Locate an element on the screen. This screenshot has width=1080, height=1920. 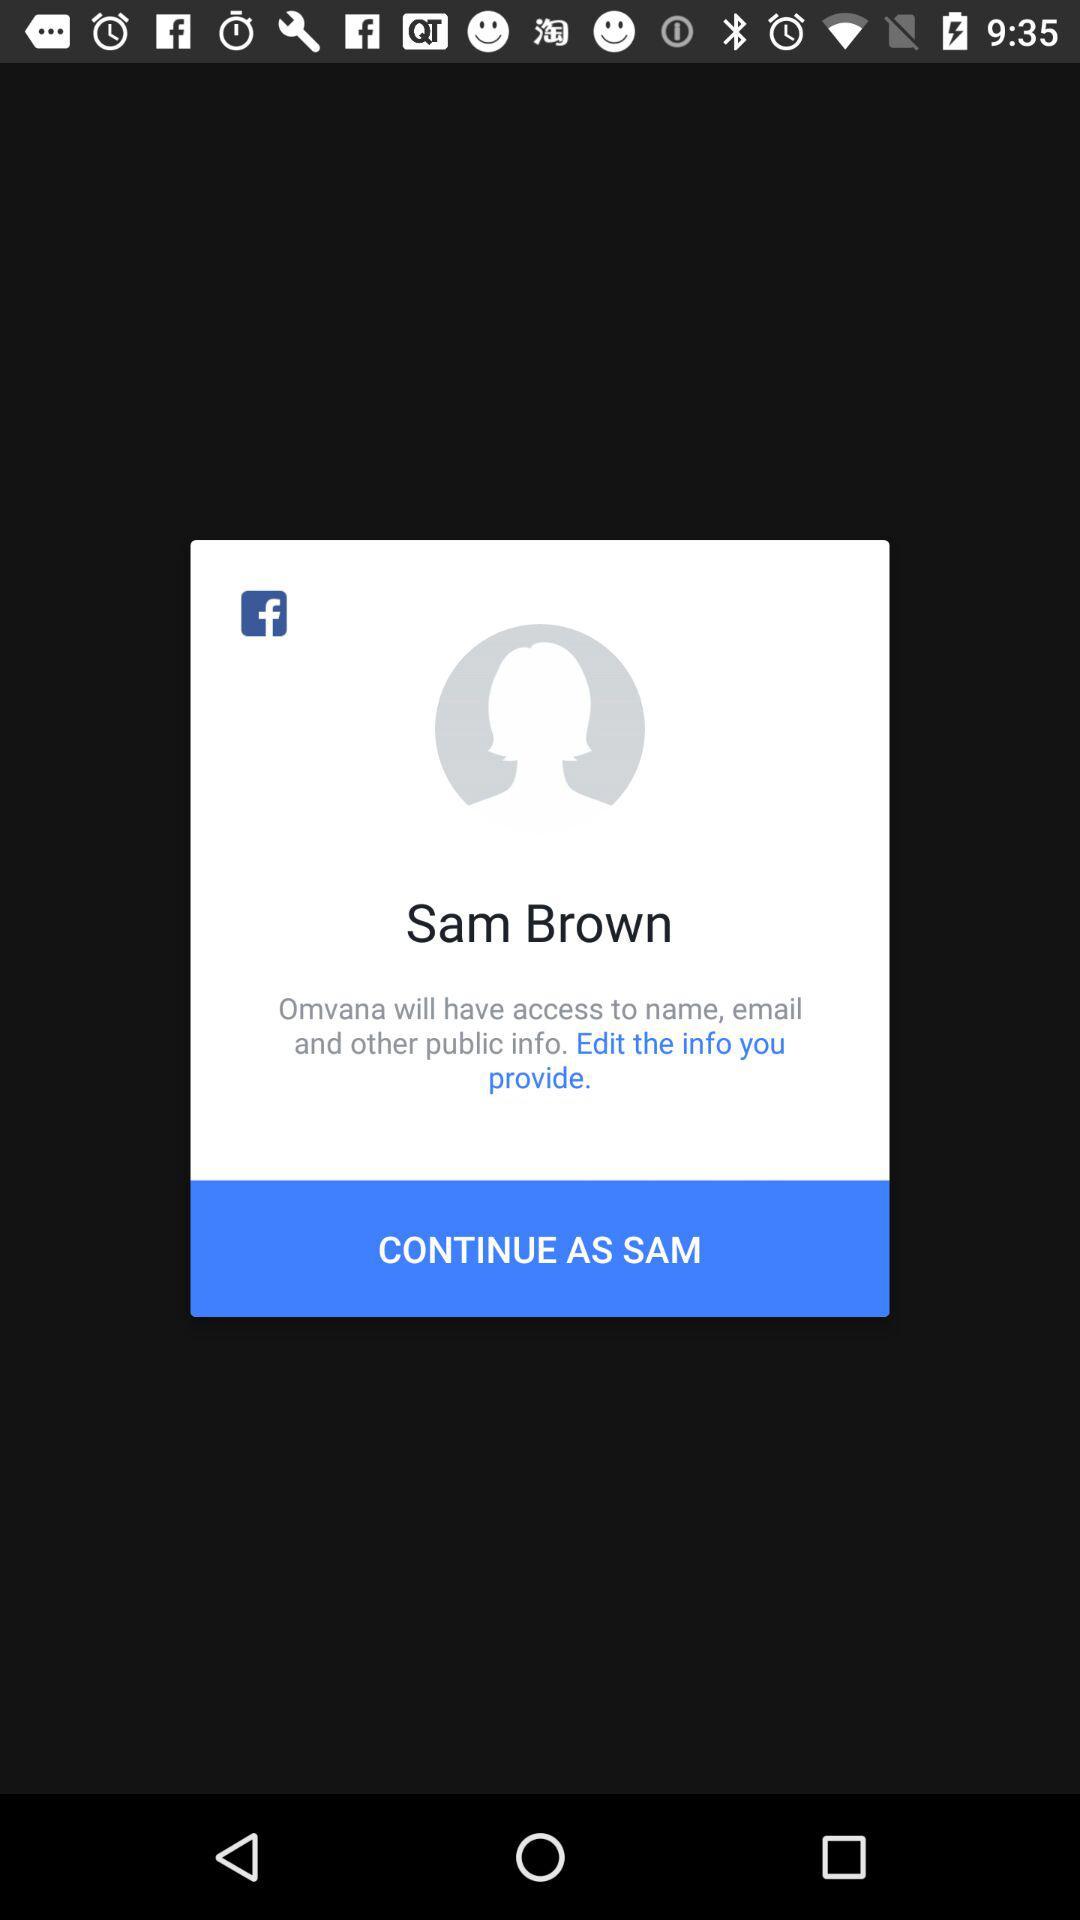
item below the omvana will have is located at coordinates (540, 1247).